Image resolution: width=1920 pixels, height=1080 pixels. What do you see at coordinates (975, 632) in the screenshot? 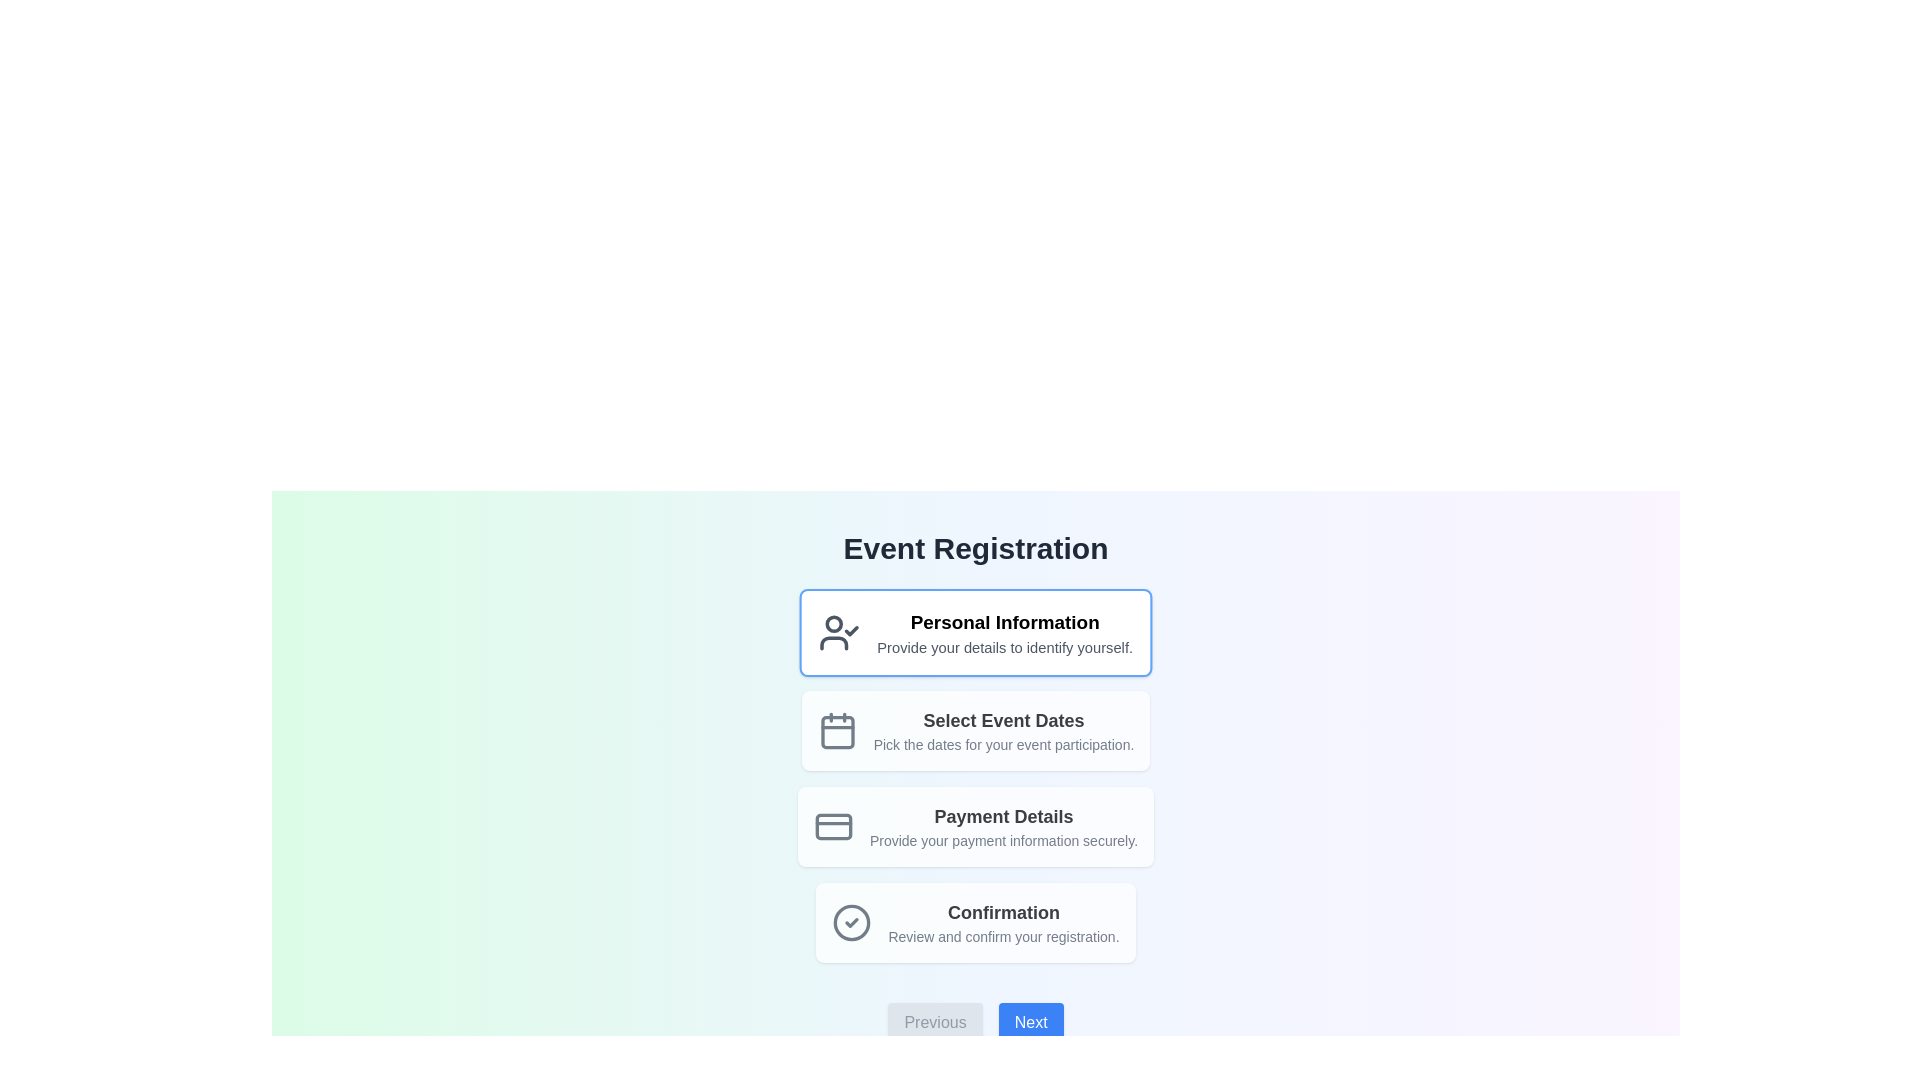
I see `the section header labeled 'Personal Information' which contains an icon of a person with a checkmark and provides details for user identification` at bounding box center [975, 632].